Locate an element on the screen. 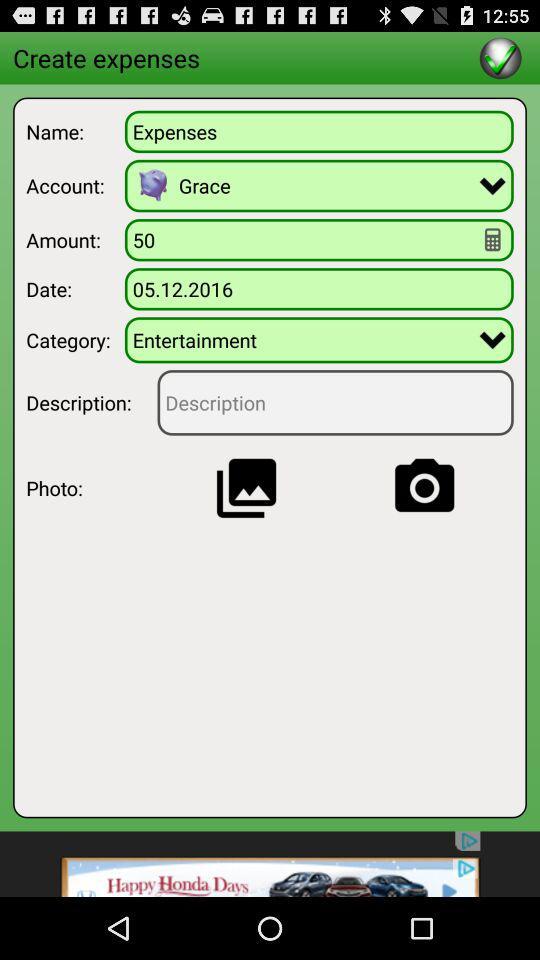 Image resolution: width=540 pixels, height=960 pixels. see advertisement is located at coordinates (270, 863).